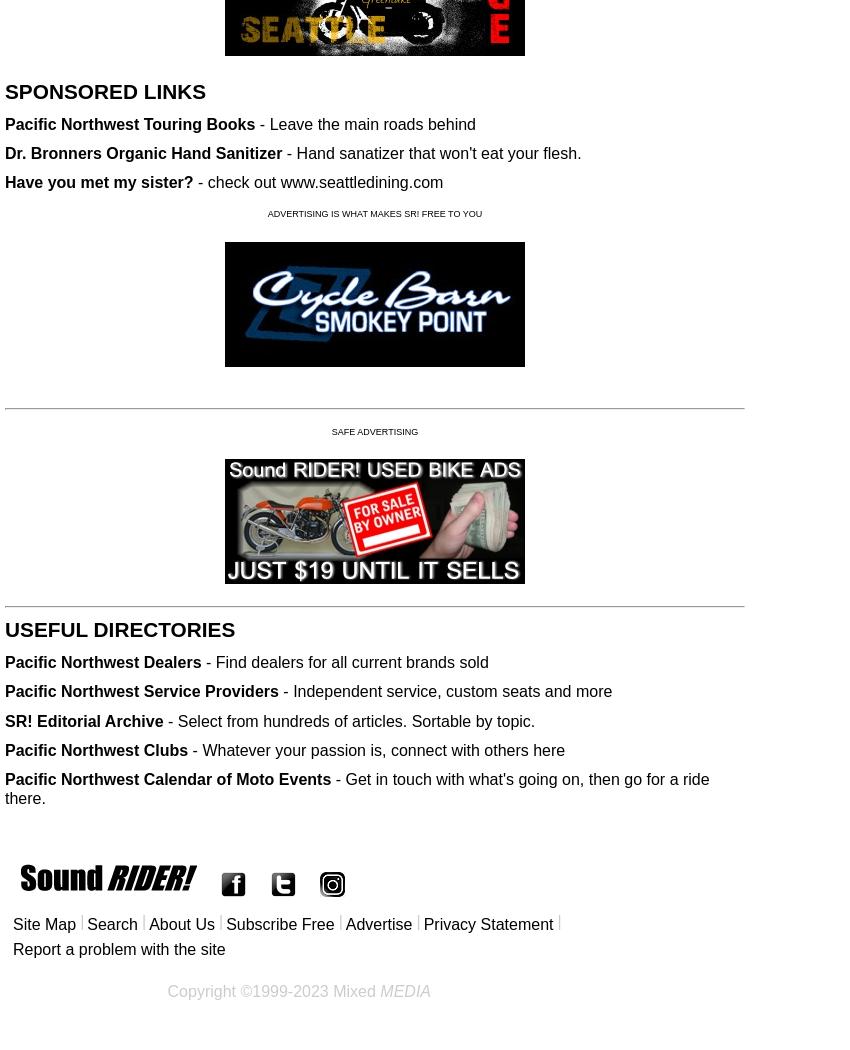  What do you see at coordinates (129, 122) in the screenshot?
I see `'Pacific Northwest Touring Books'` at bounding box center [129, 122].